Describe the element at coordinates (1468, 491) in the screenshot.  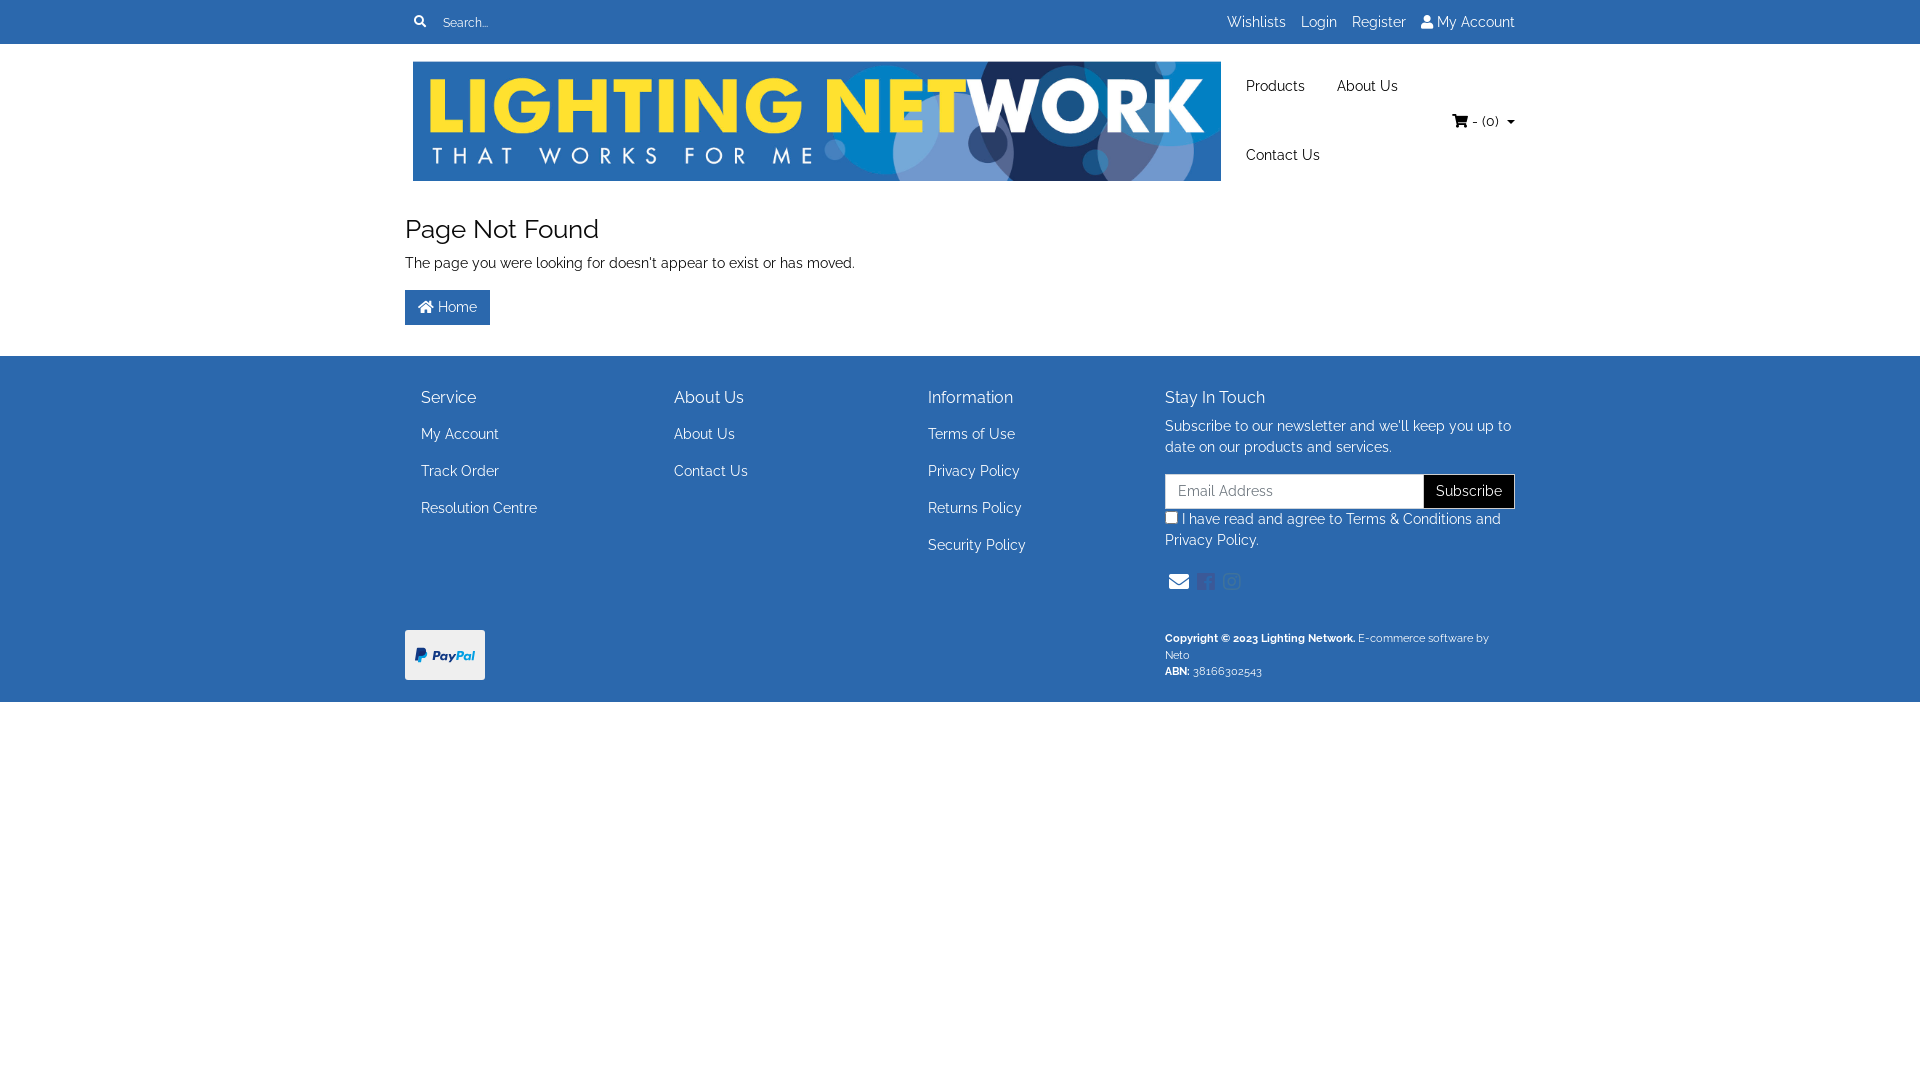
I see `'Subscribe'` at that location.